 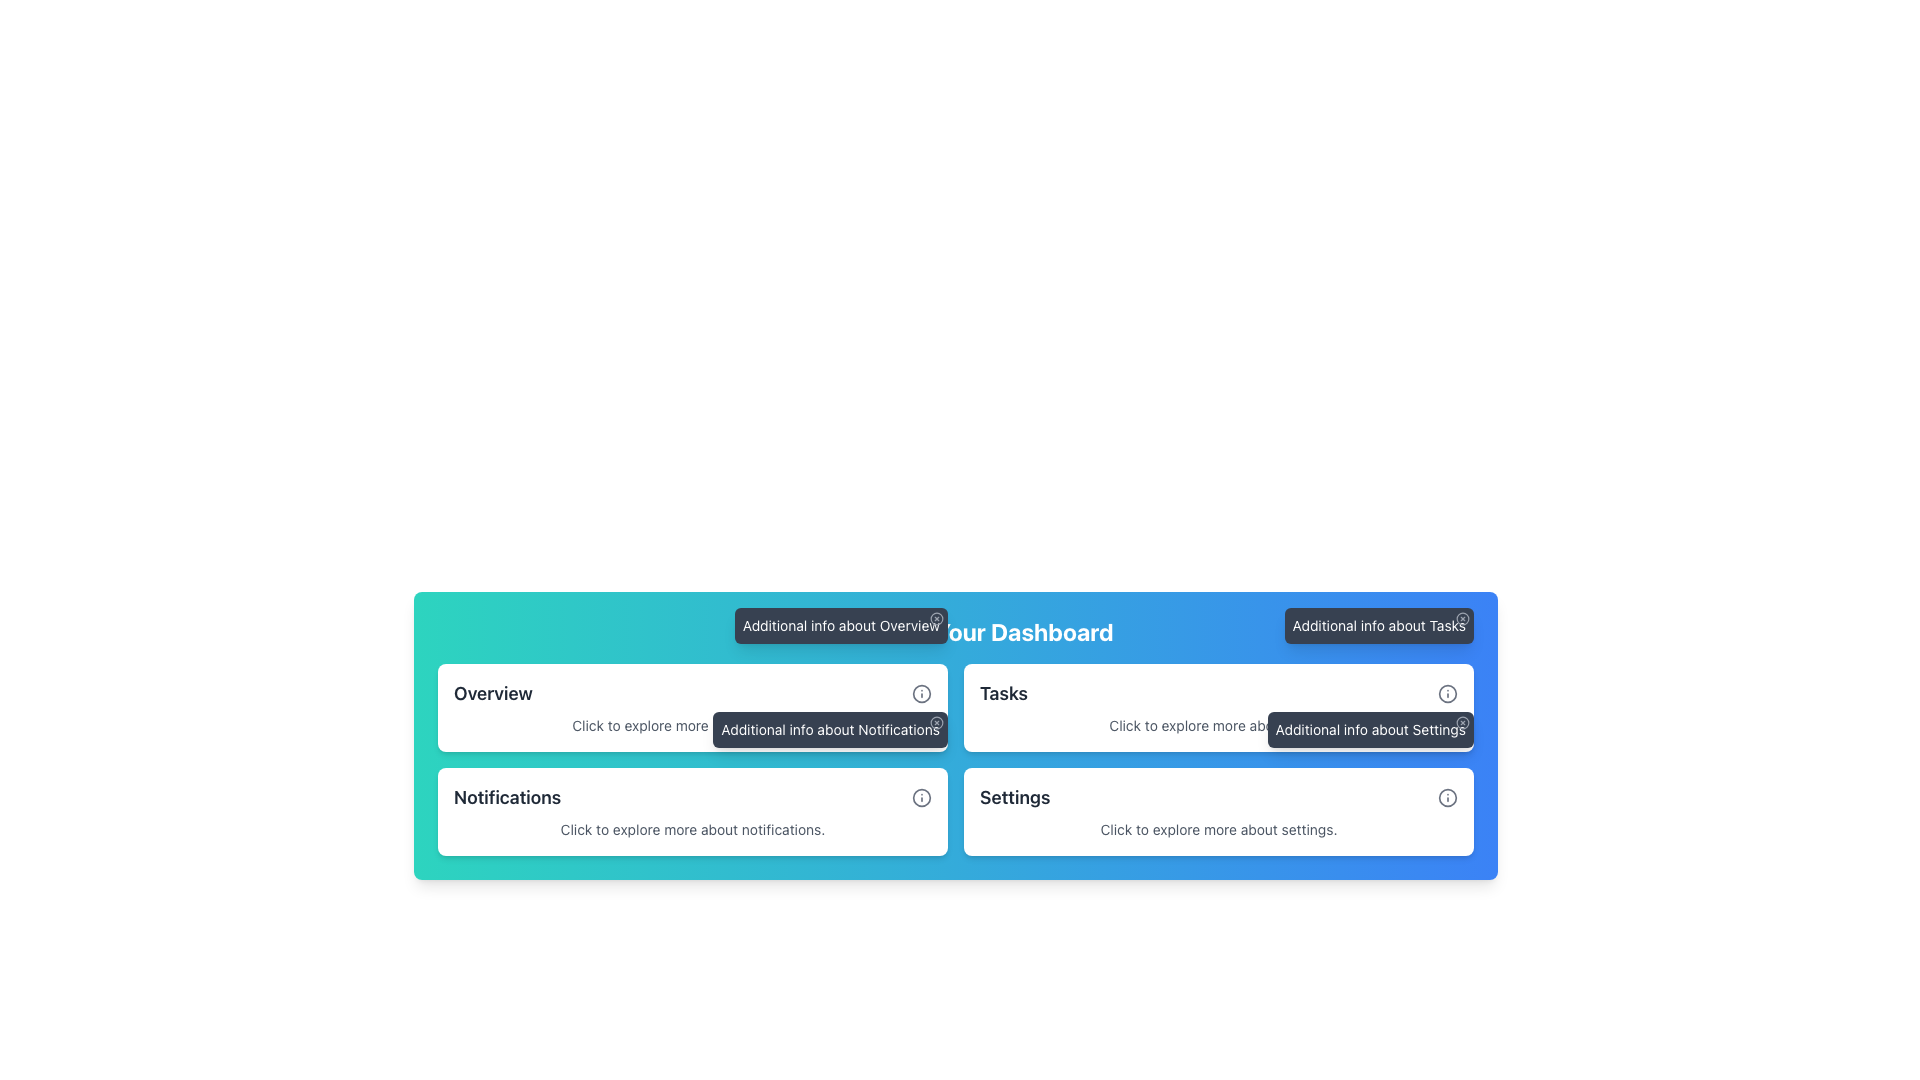 What do you see at coordinates (1218, 725) in the screenshot?
I see `the informational text label located at the bottom of the 'Tasks' card, which provides guidance related to task features` at bounding box center [1218, 725].